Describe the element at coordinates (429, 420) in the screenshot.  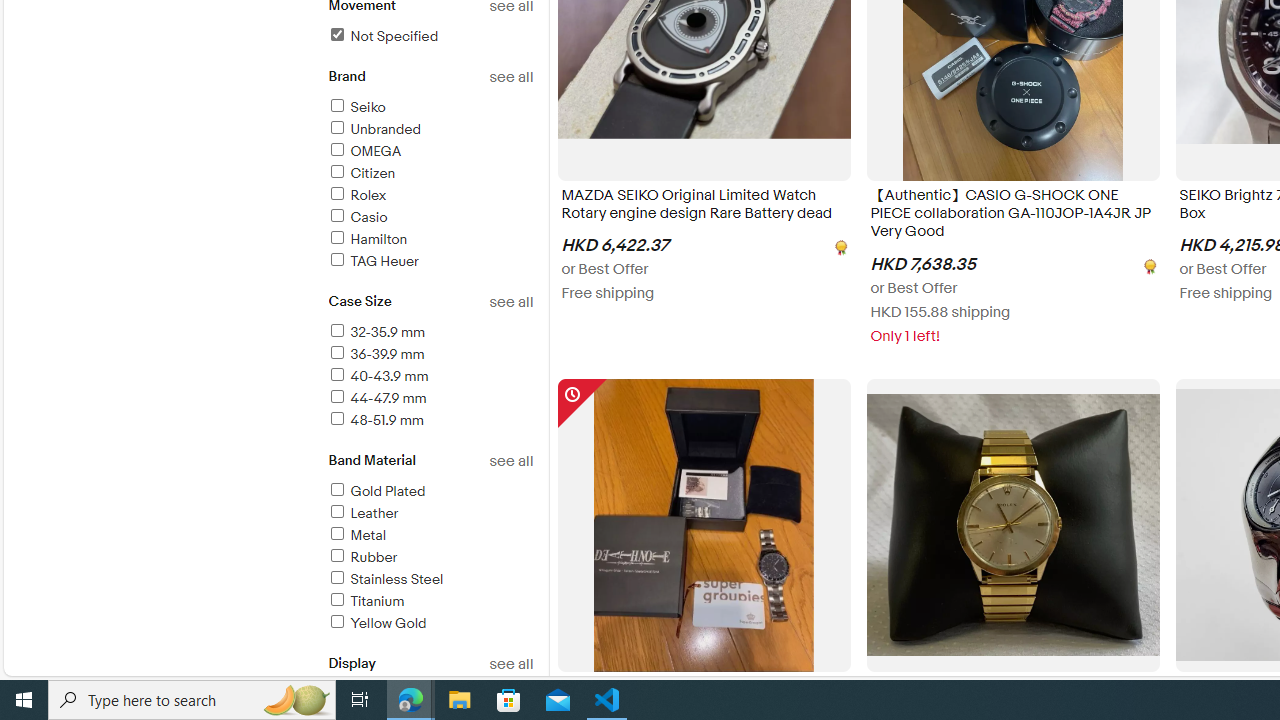
I see `'48-51.9 mm'` at that location.